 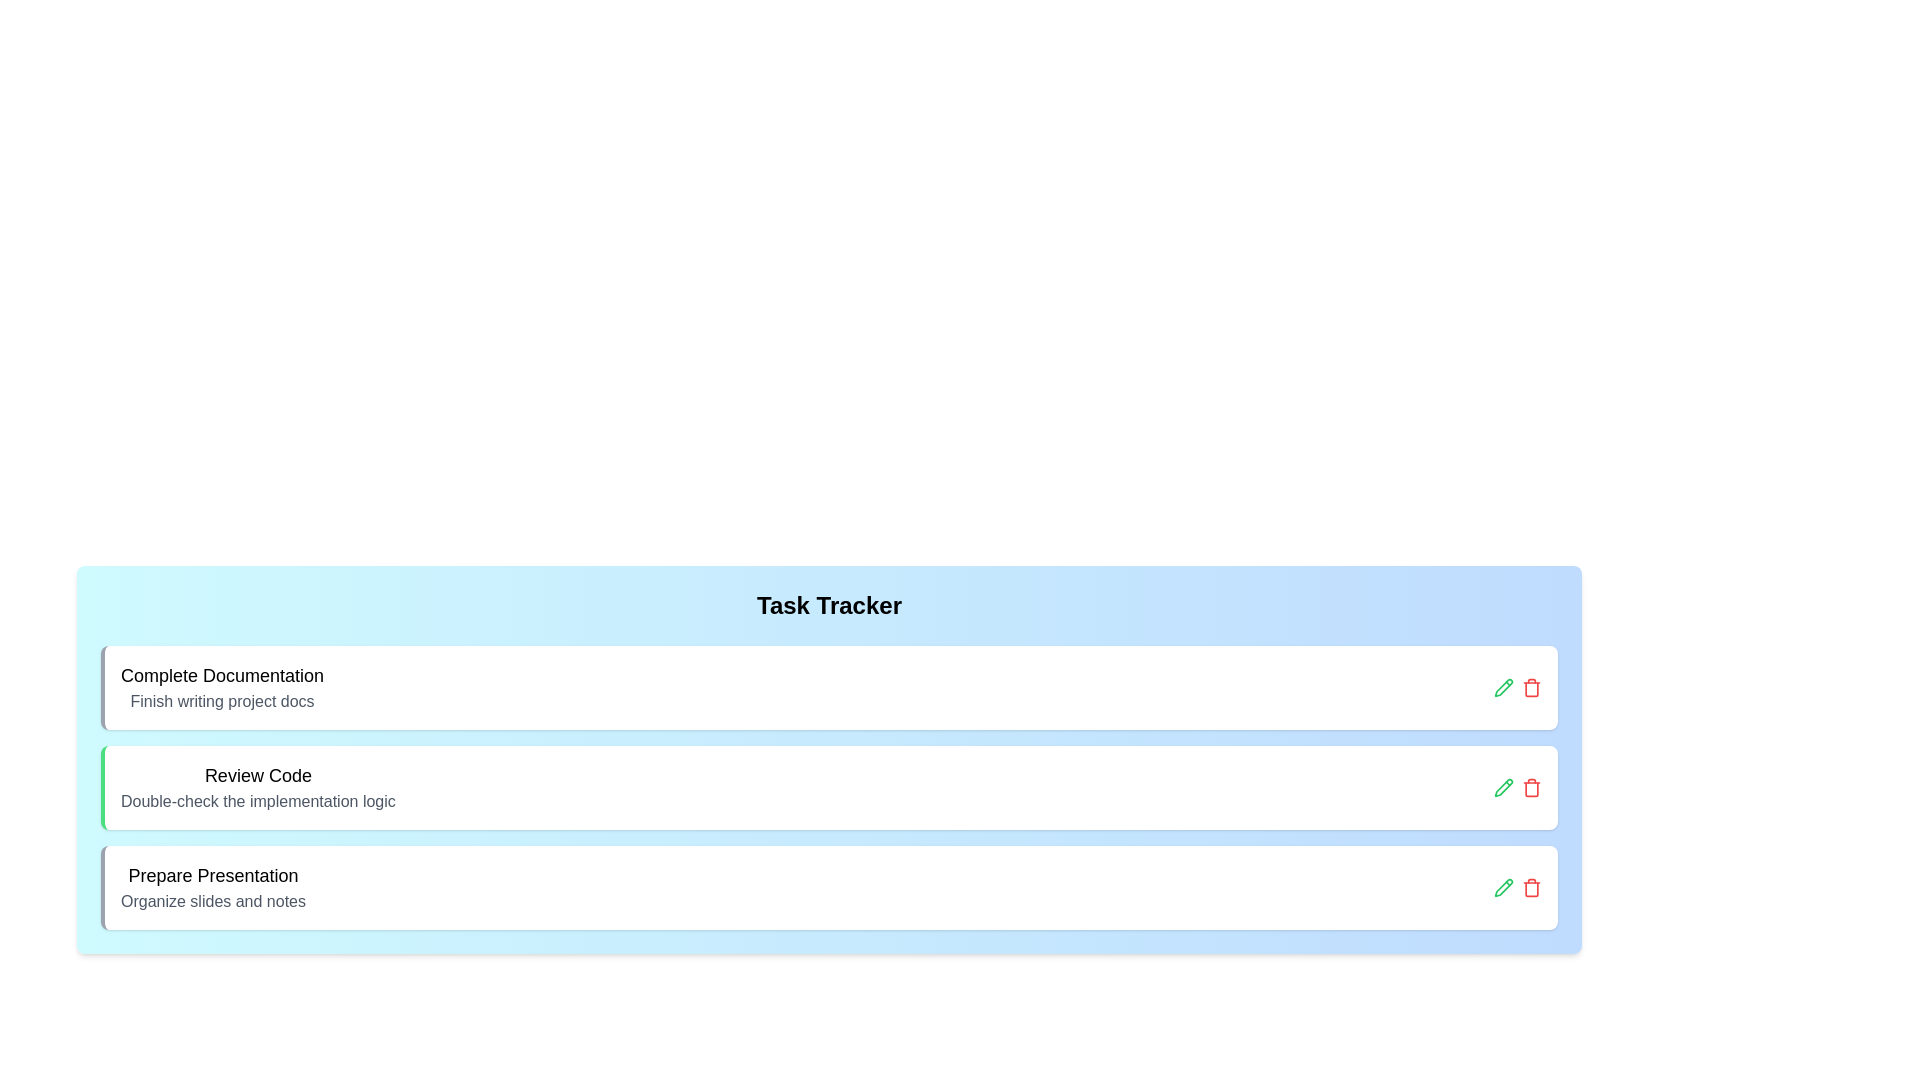 What do you see at coordinates (1530, 786) in the screenshot?
I see `the trash icon of the task with name Review Code` at bounding box center [1530, 786].